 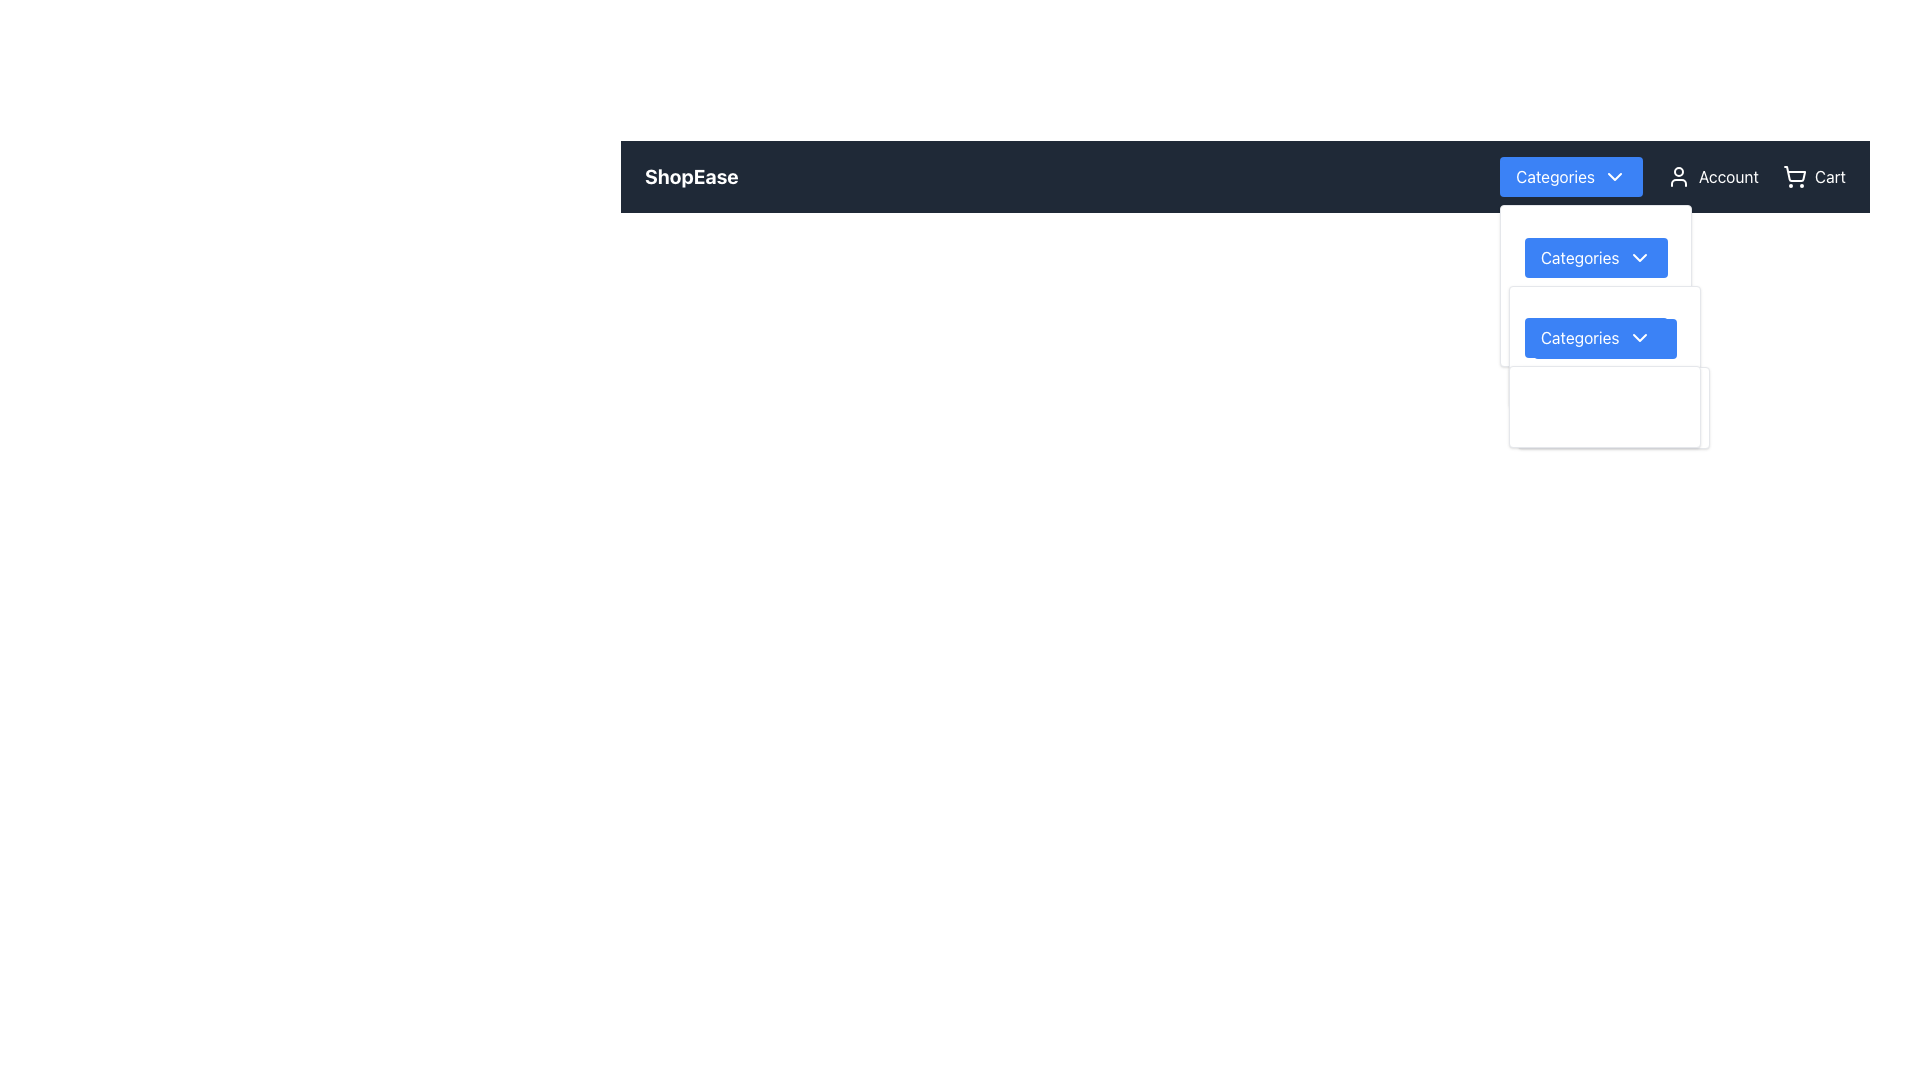 What do you see at coordinates (1595, 325) in the screenshot?
I see `the blue 'Categories' dropdown button with white text and a downward facing chevron icon` at bounding box center [1595, 325].